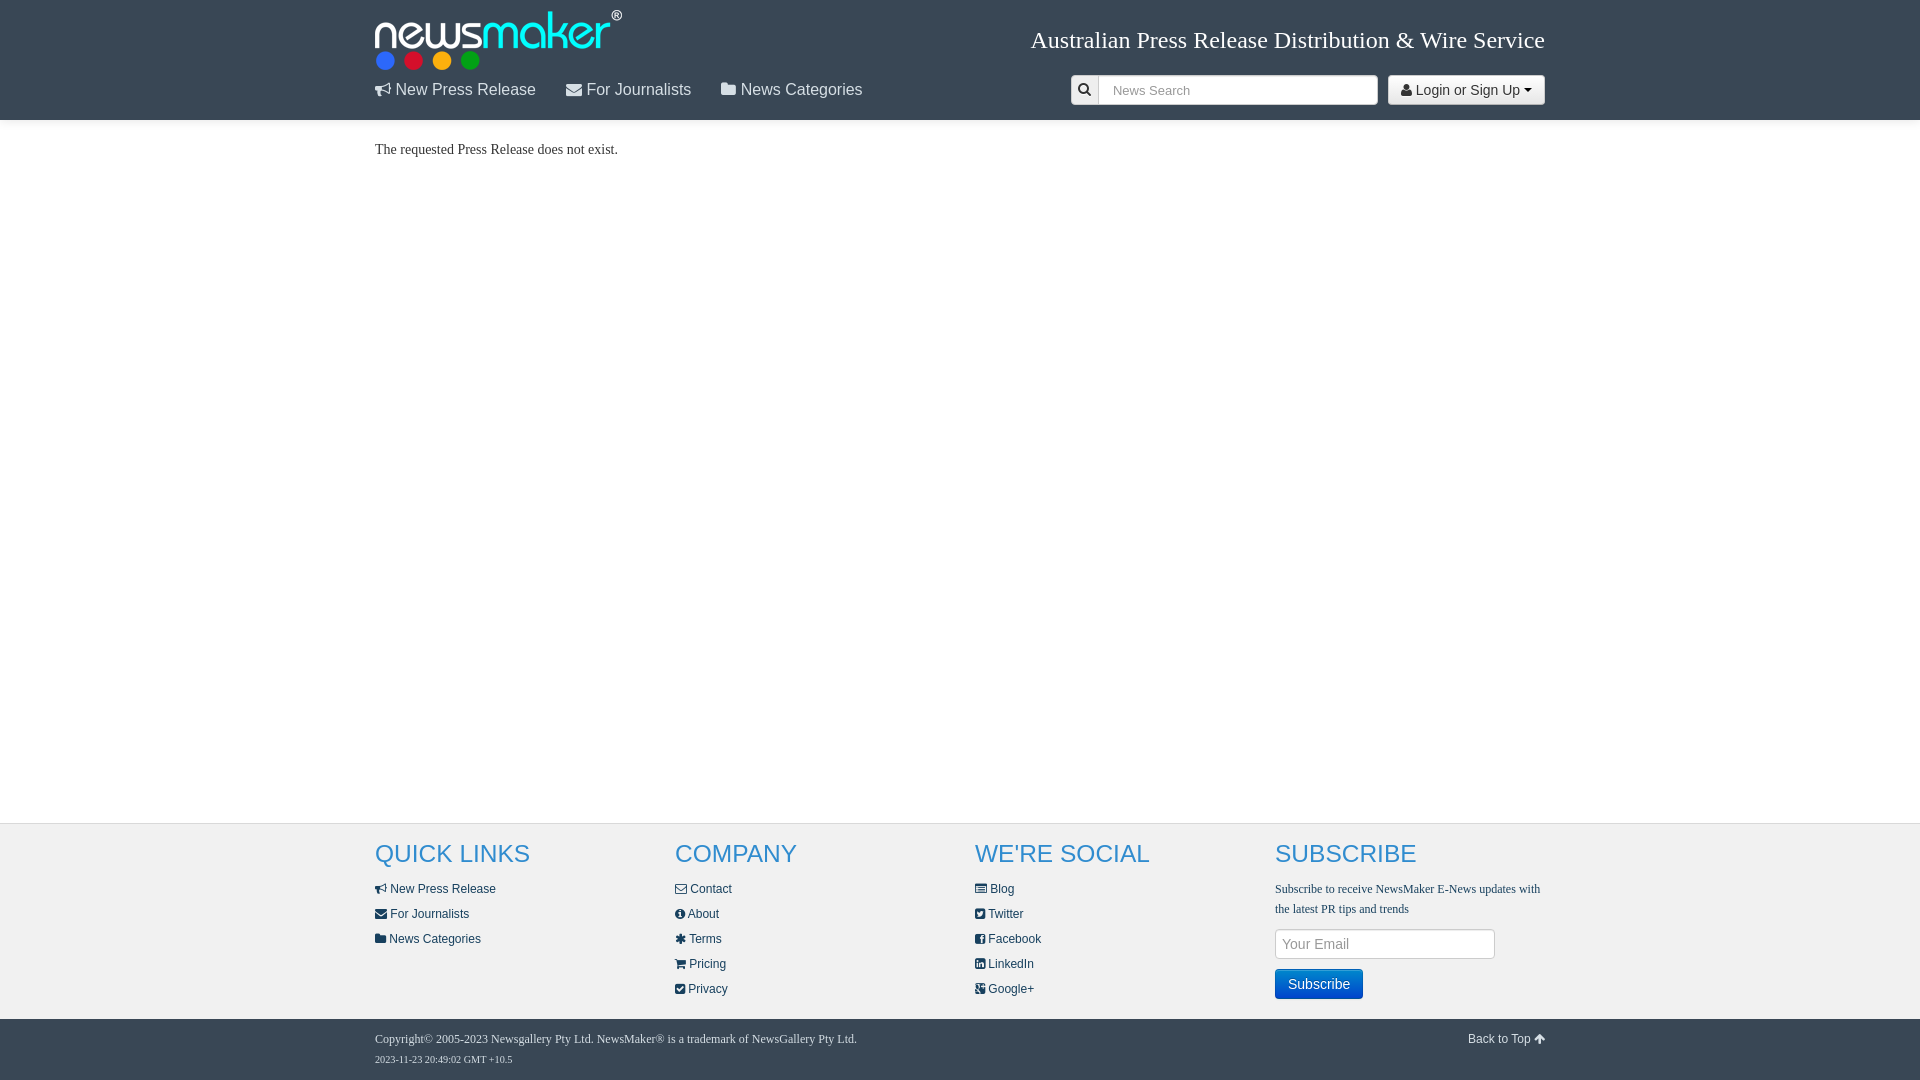 The height and width of the screenshot is (1080, 1920). I want to click on 'Google+', so click(1004, 987).